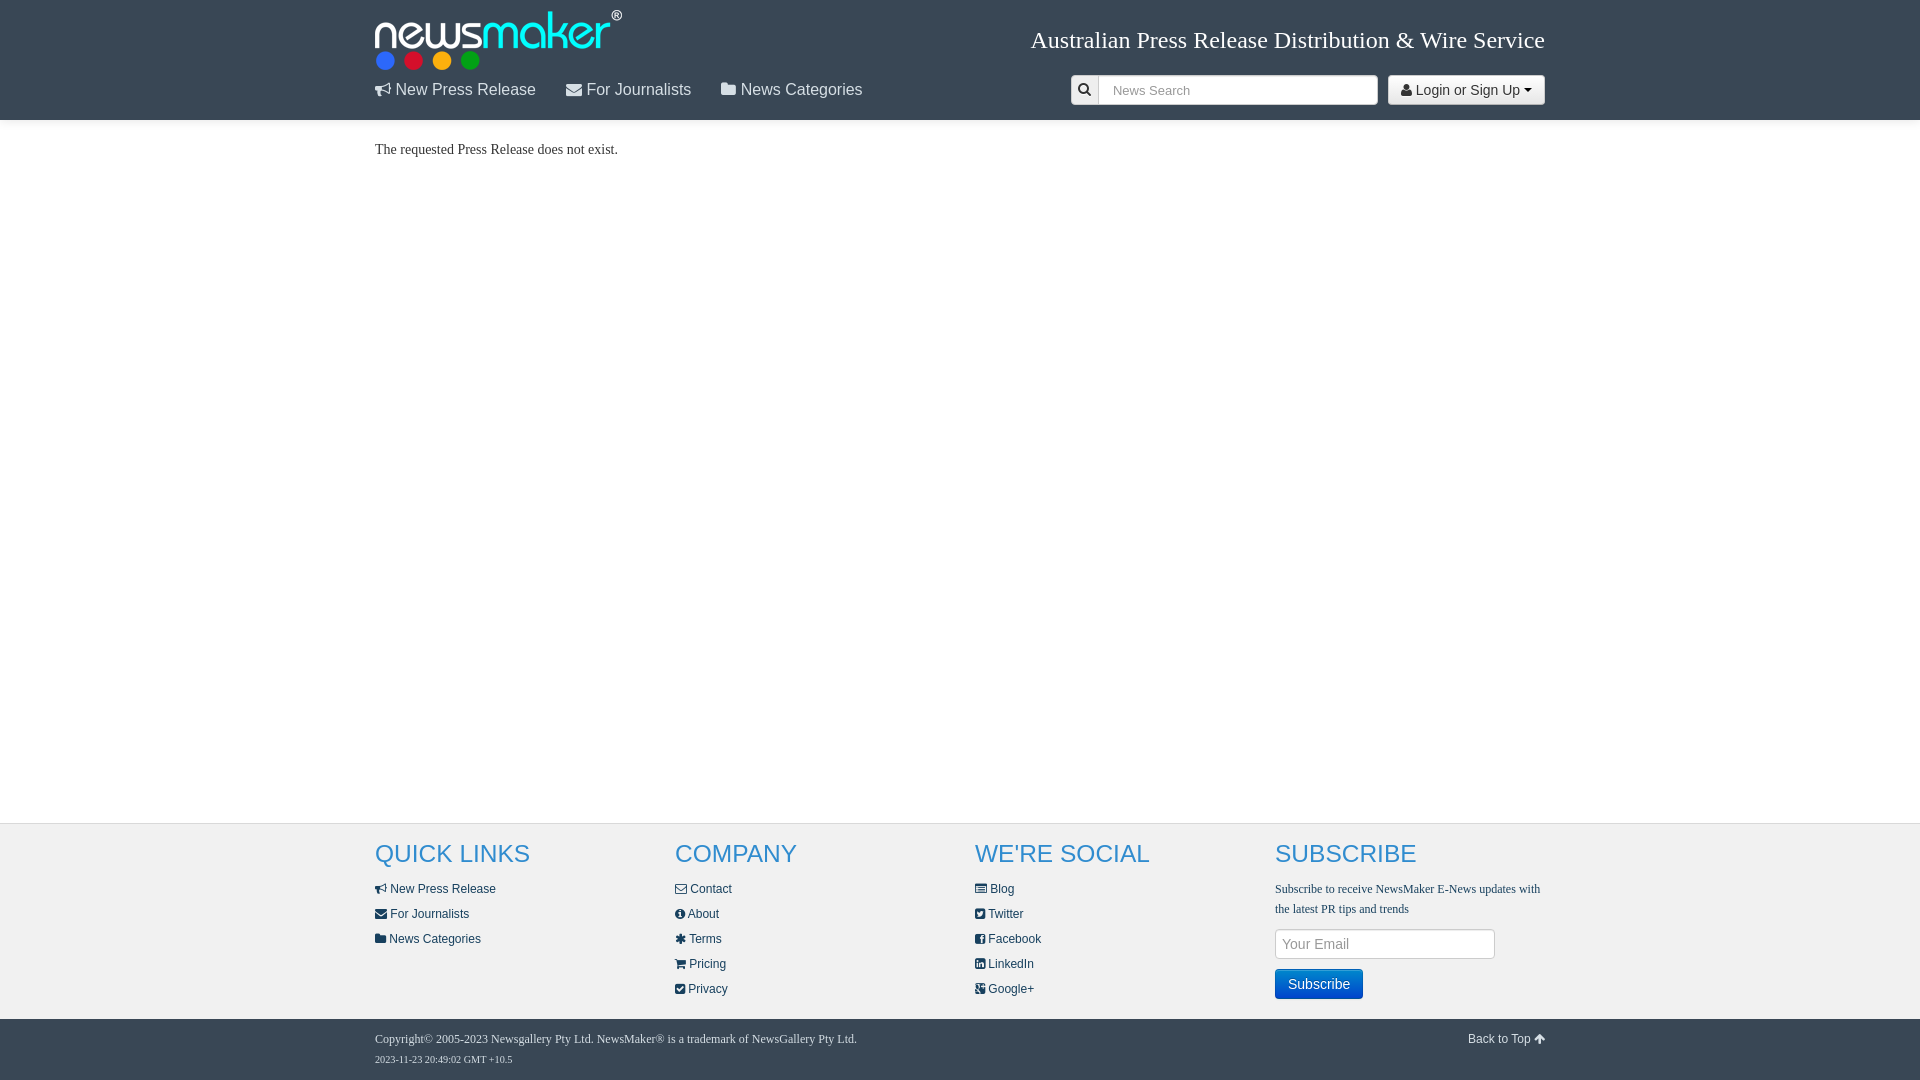 The height and width of the screenshot is (1080, 1920). I want to click on 'Google+', so click(1004, 987).